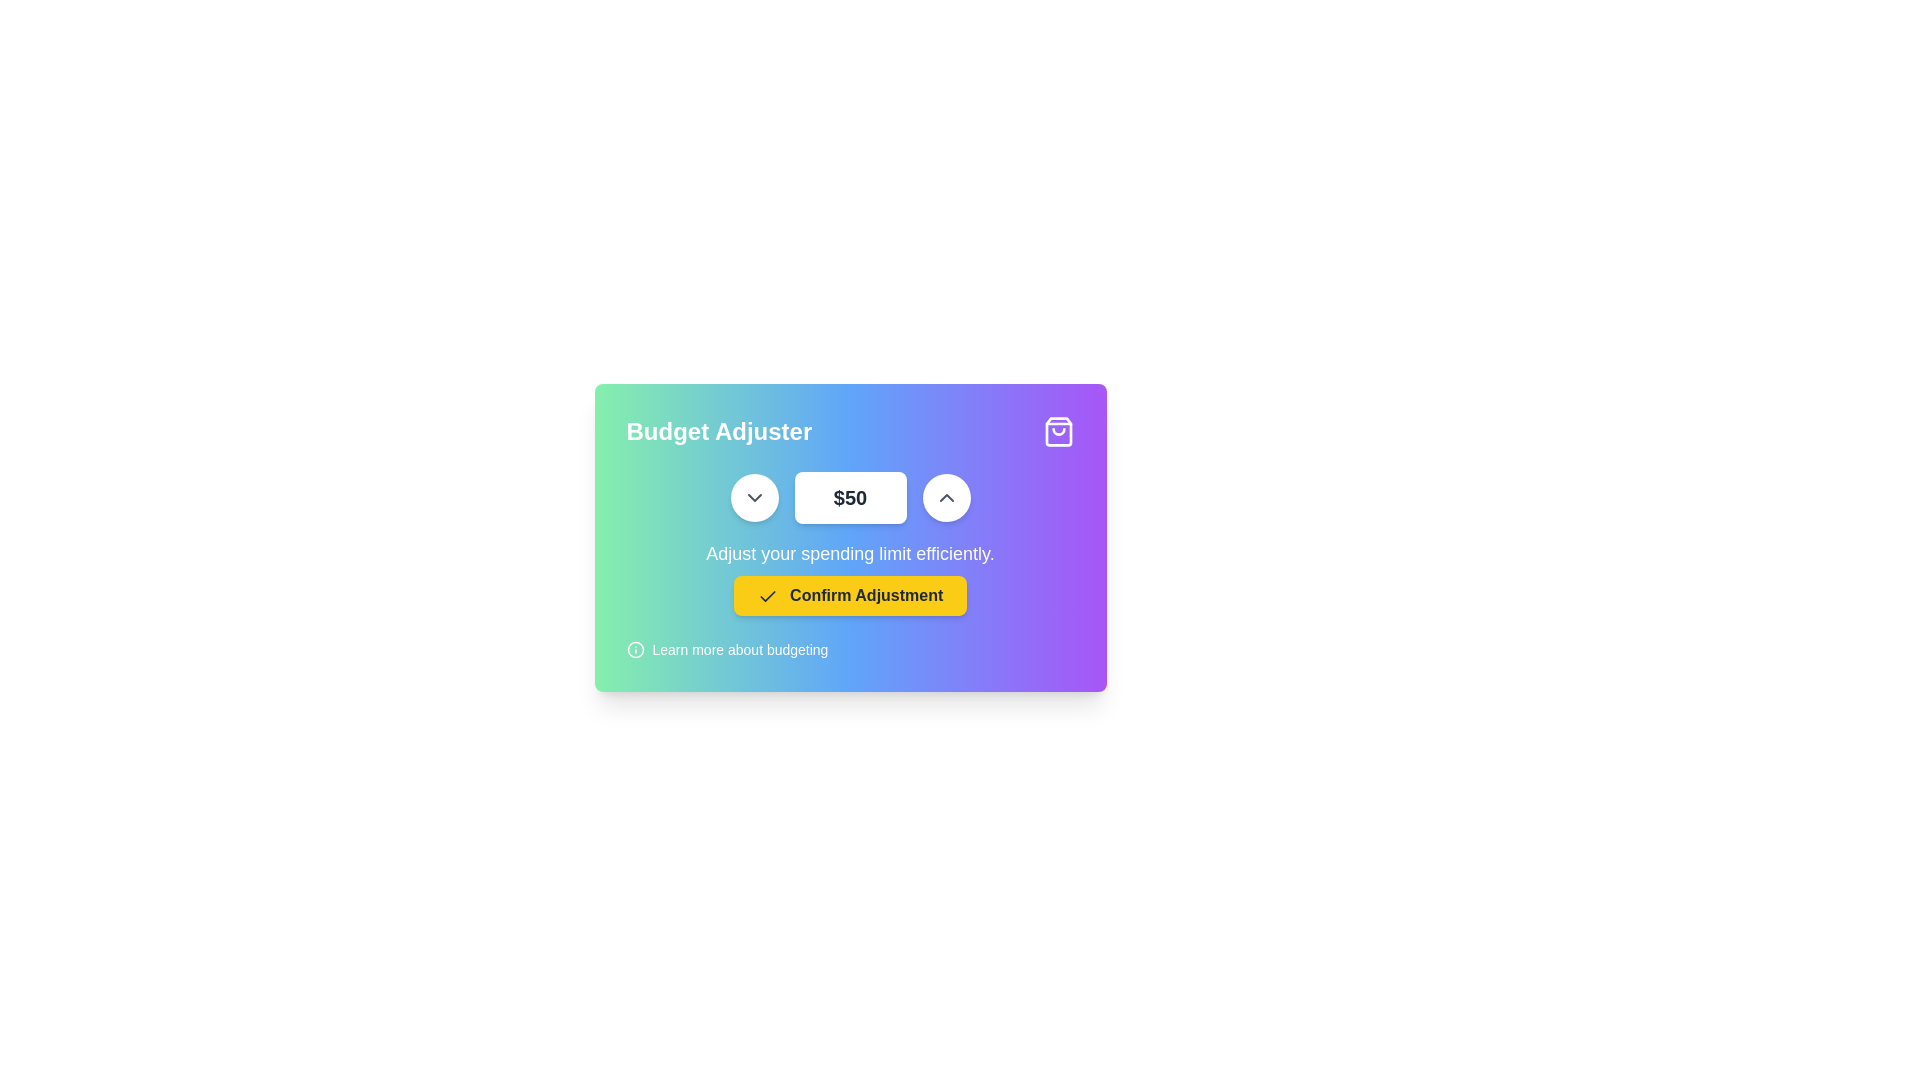 Image resolution: width=1920 pixels, height=1080 pixels. Describe the element at coordinates (719, 431) in the screenshot. I see `the bold, large-sized text label that says 'Budget Adjuster', styled in white font on a gradient background transitioning from green to blue, located in the upper-left corner of a rectangular card` at that location.